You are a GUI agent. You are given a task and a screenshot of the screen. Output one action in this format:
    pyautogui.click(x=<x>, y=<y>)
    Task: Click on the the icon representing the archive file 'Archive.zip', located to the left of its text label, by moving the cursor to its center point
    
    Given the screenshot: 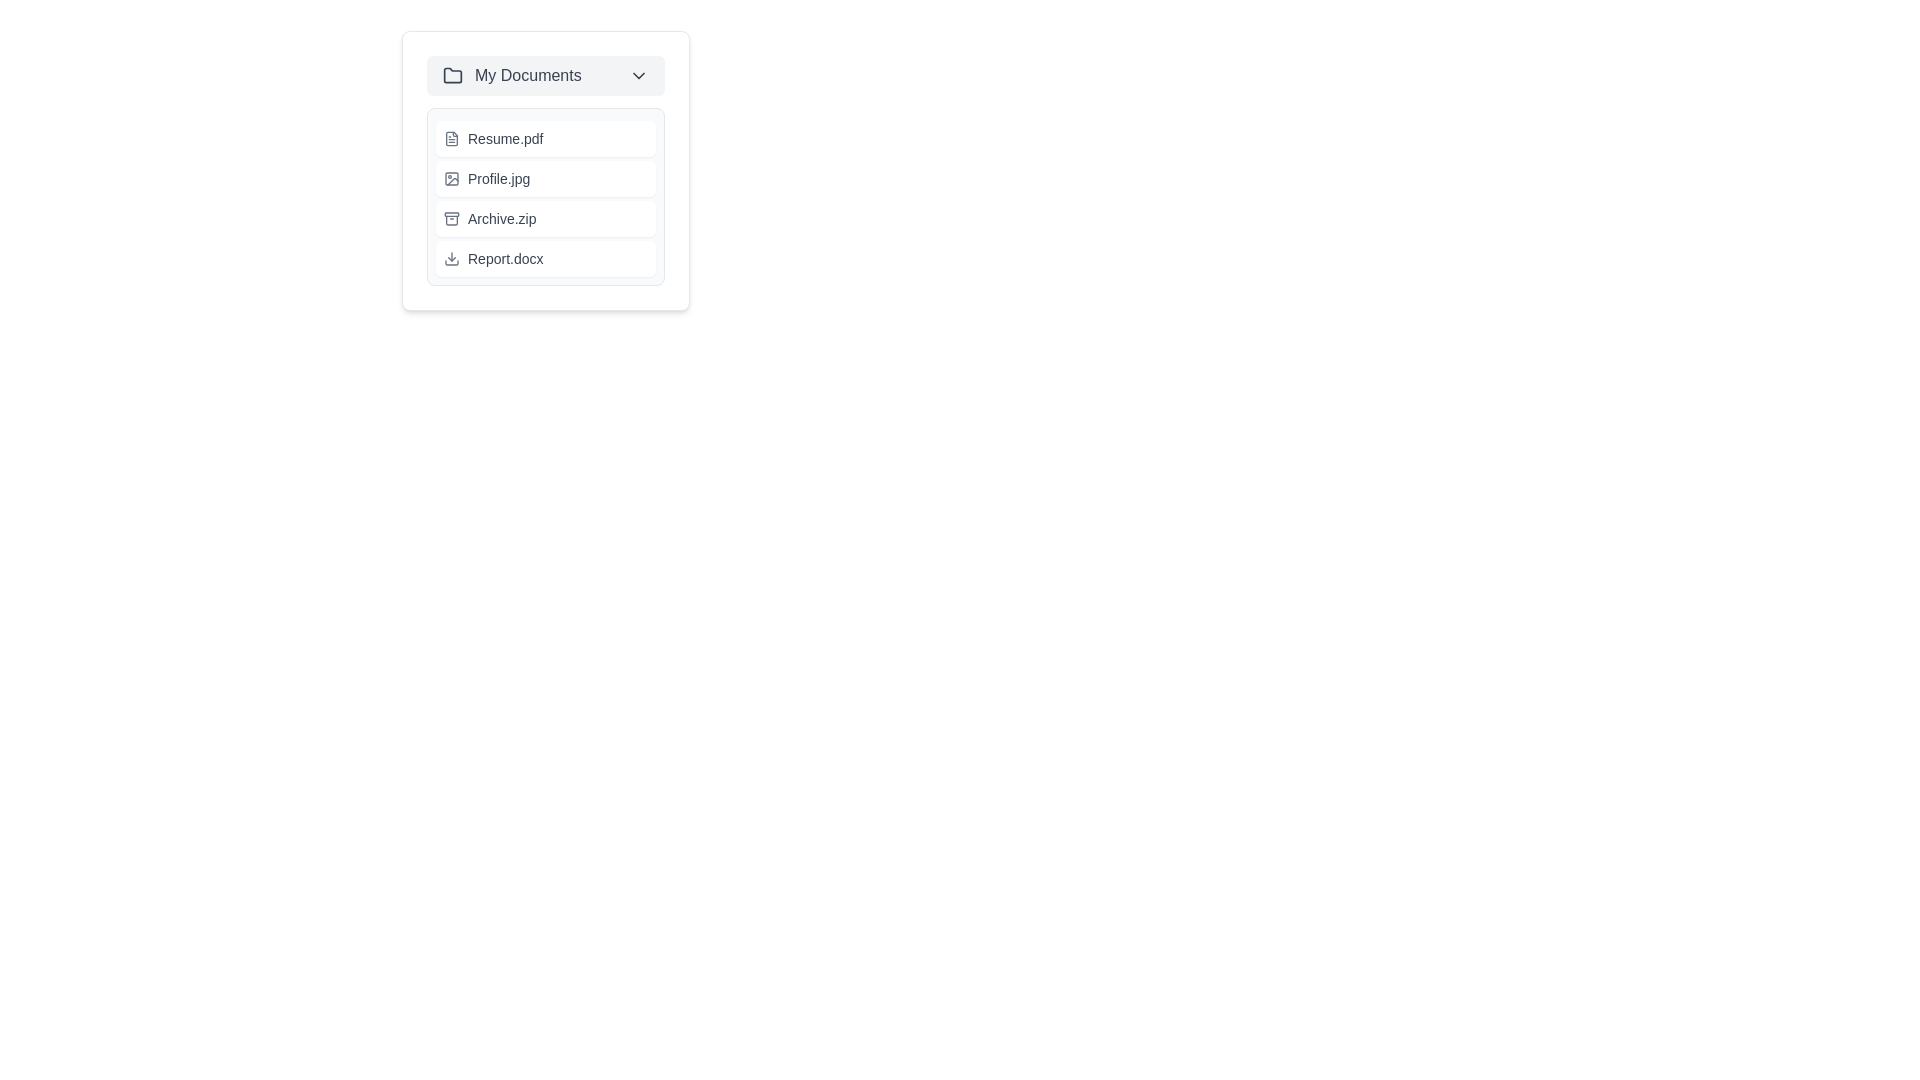 What is the action you would take?
    pyautogui.click(x=450, y=219)
    